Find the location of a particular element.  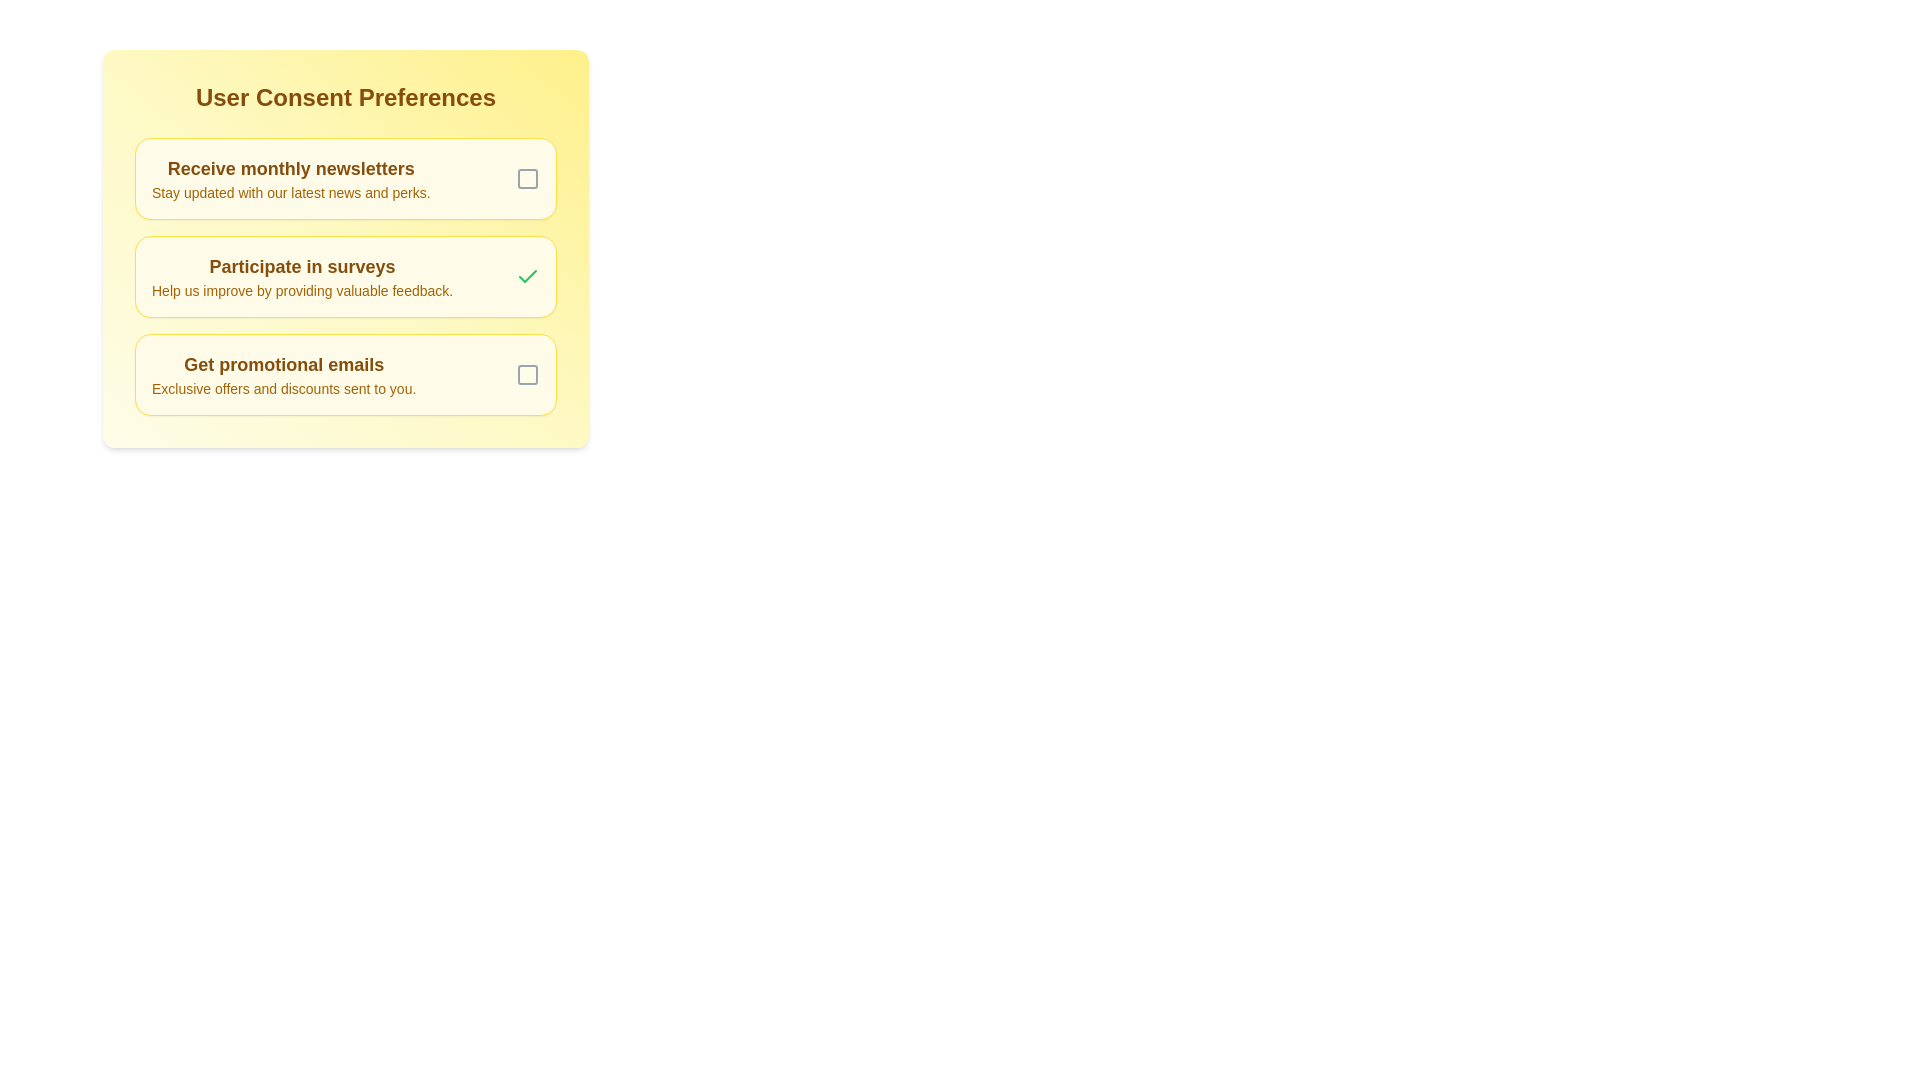

the checkbox representing the 'Receive monthly newsletters' option in the consent preferences dialog box is located at coordinates (528, 177).